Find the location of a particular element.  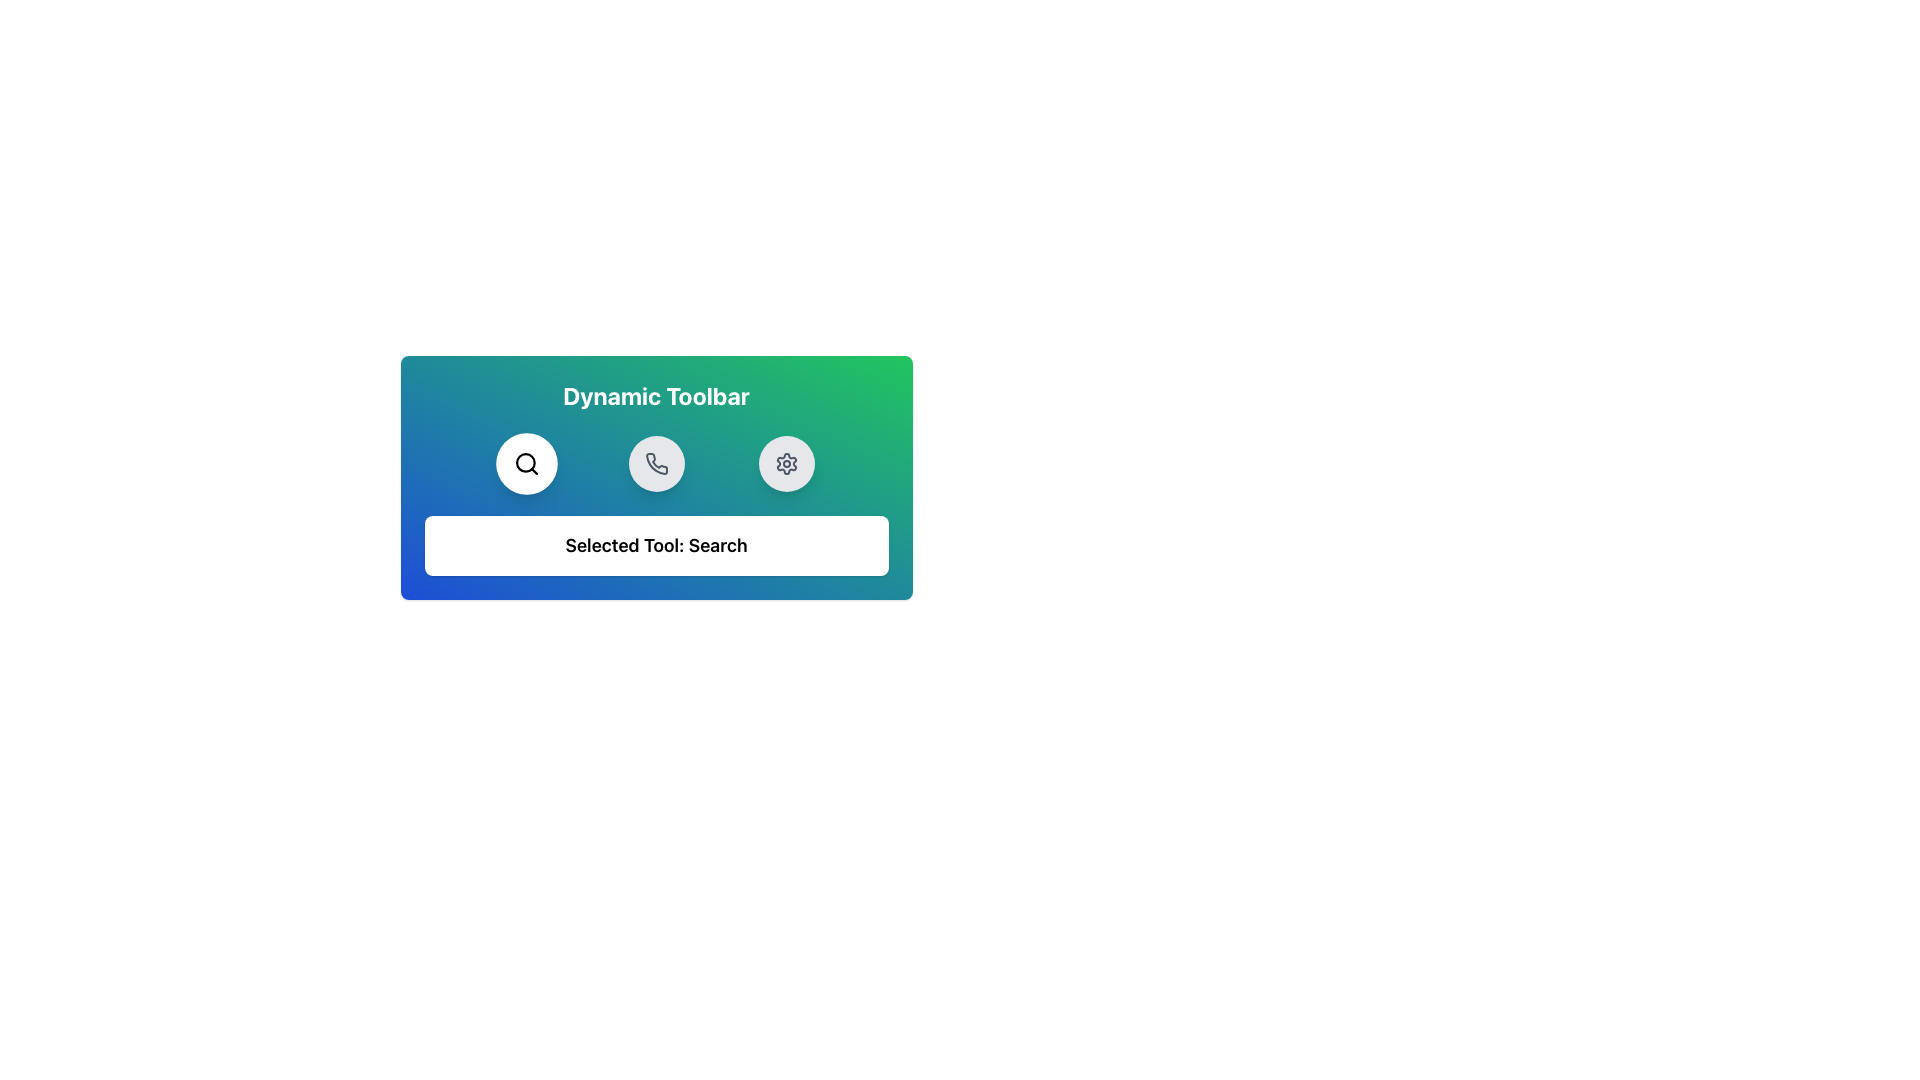

the phone icon located in the middle of the toolbar beneath the label 'Dynamic Toolbar' is located at coordinates (656, 463).